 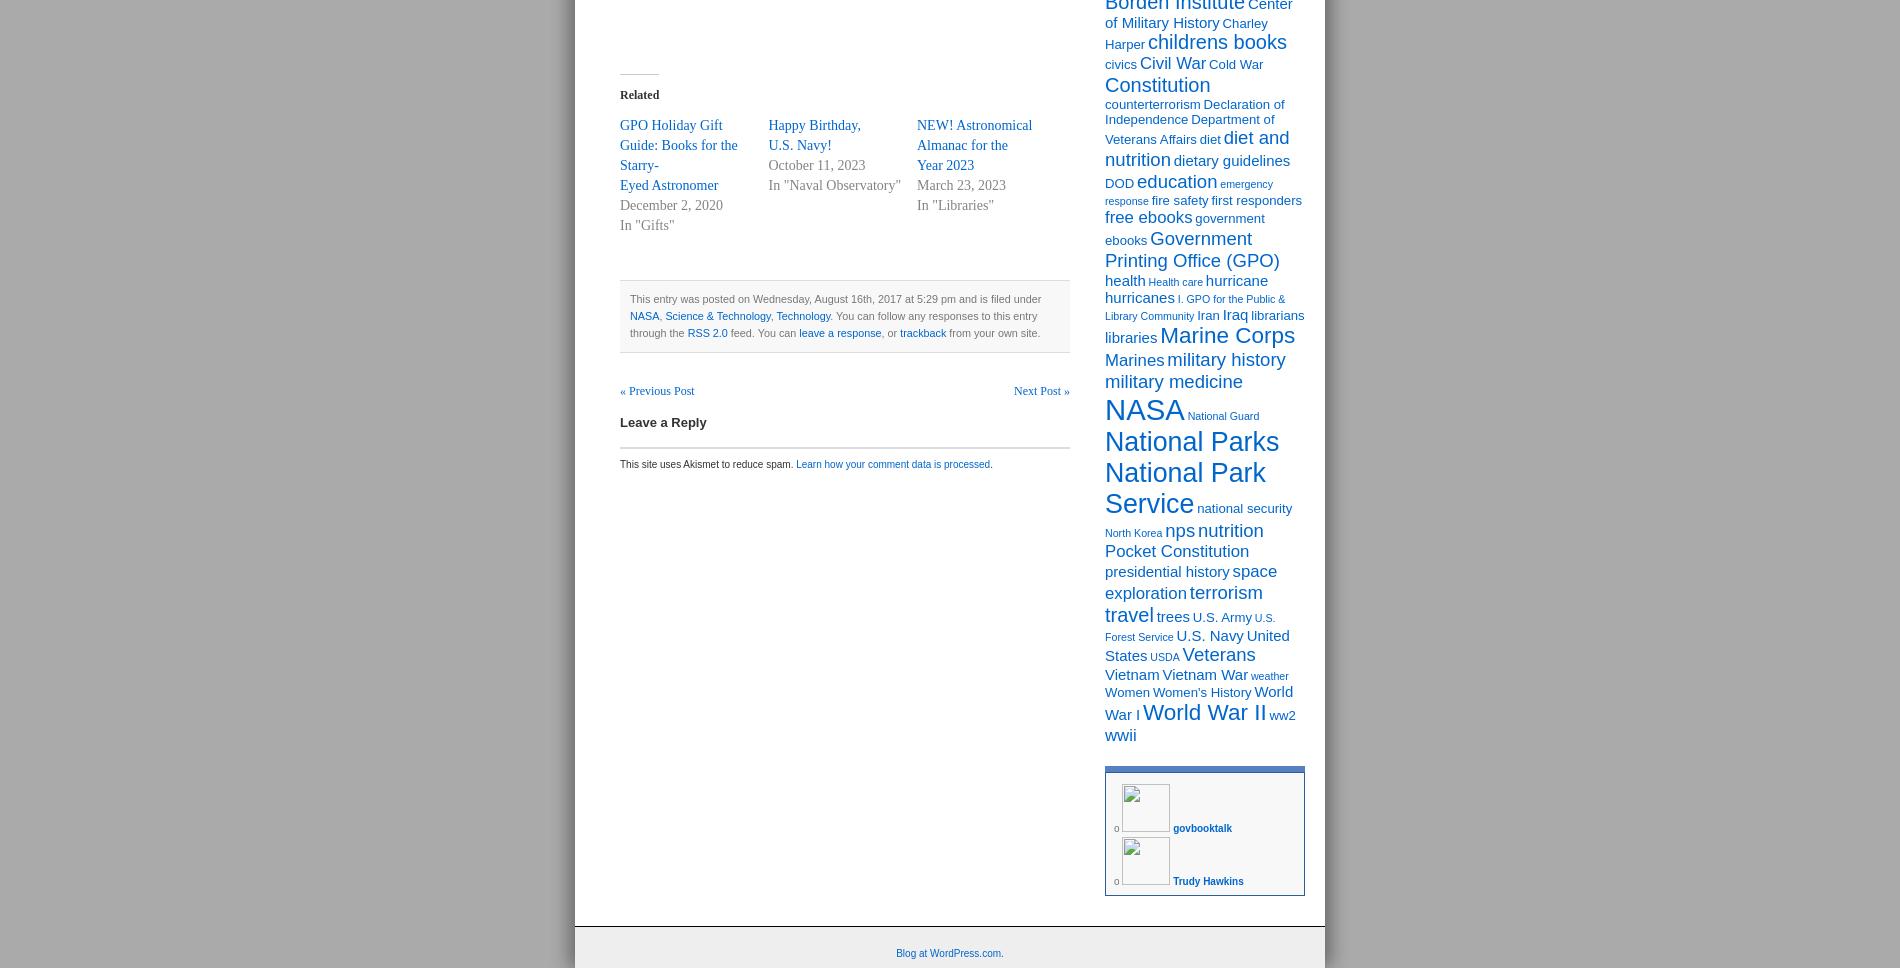 I want to click on 'childrens books', so click(x=1215, y=41).